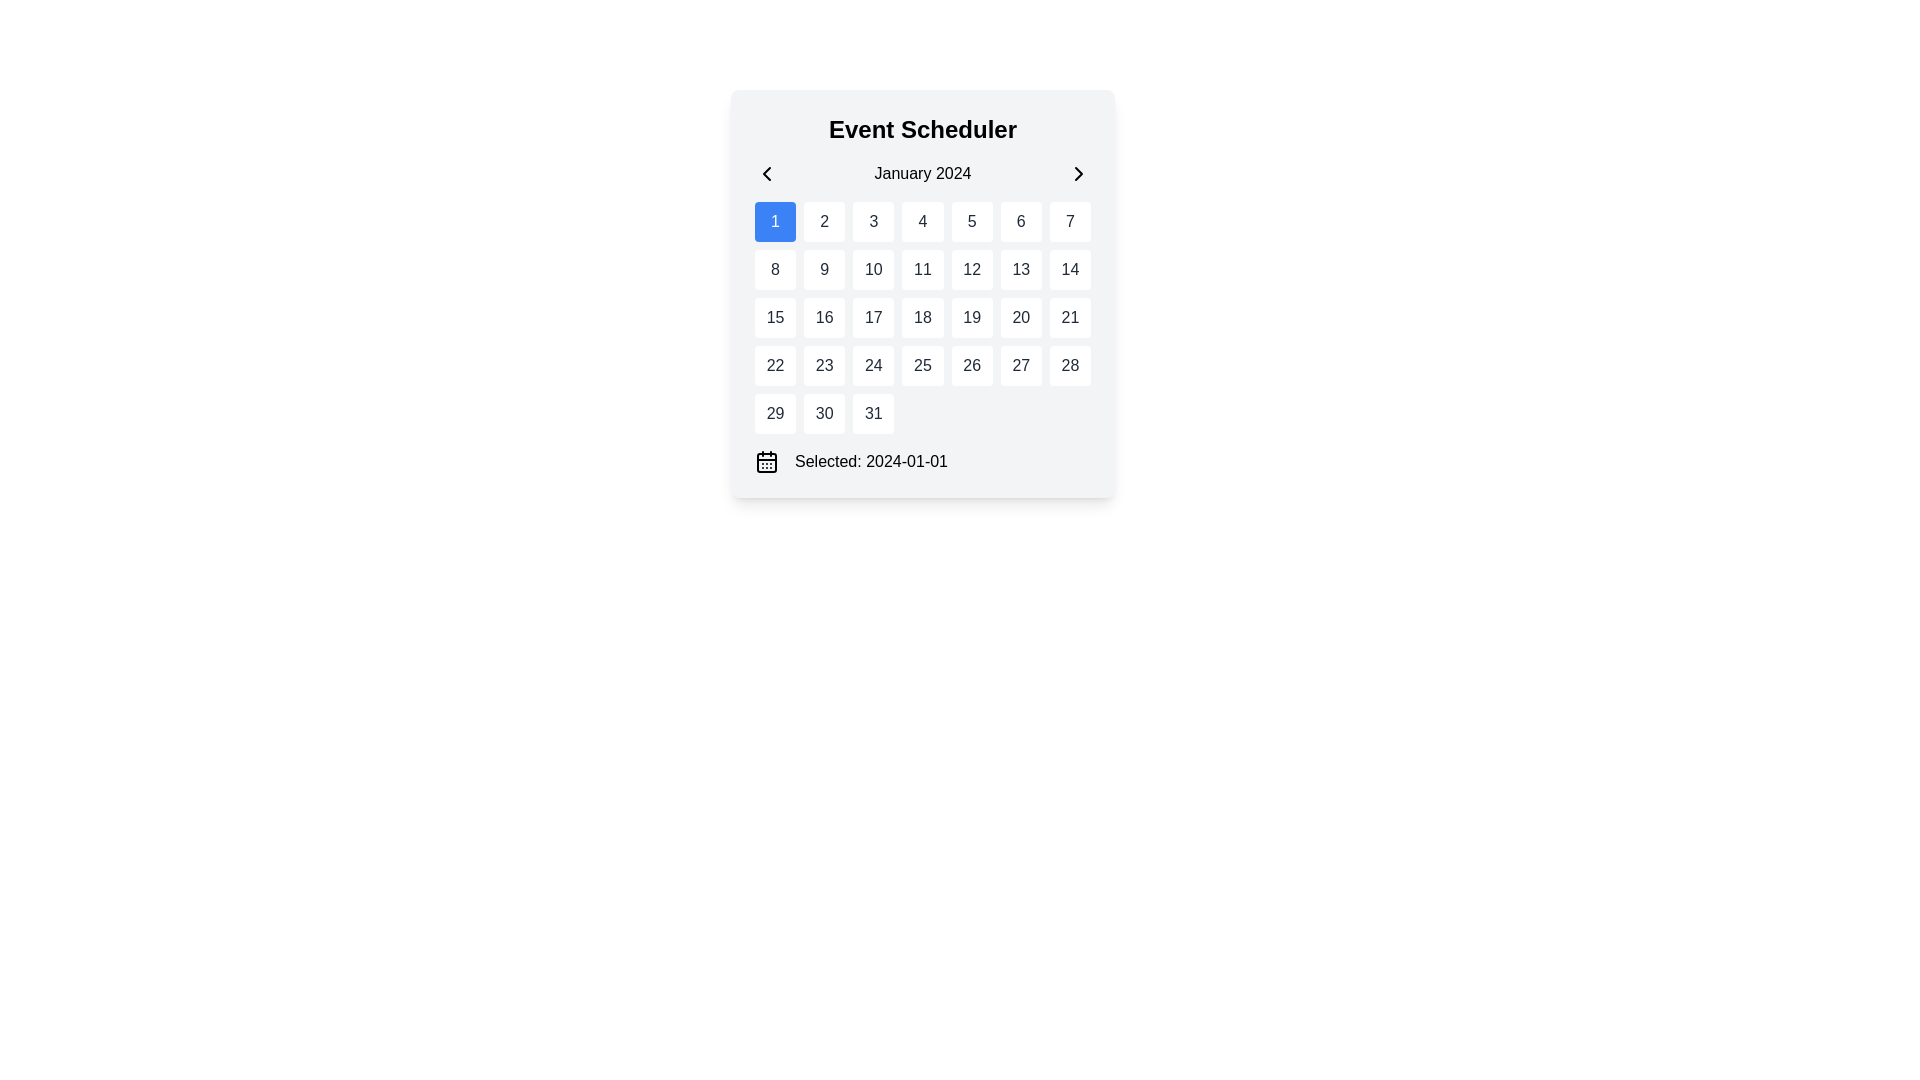 This screenshot has height=1080, width=1920. Describe the element at coordinates (921, 172) in the screenshot. I see `the text label displaying 'January 2024' in the 'Event Scheduler' module, which is centrally positioned in the horizontal header bar` at that location.